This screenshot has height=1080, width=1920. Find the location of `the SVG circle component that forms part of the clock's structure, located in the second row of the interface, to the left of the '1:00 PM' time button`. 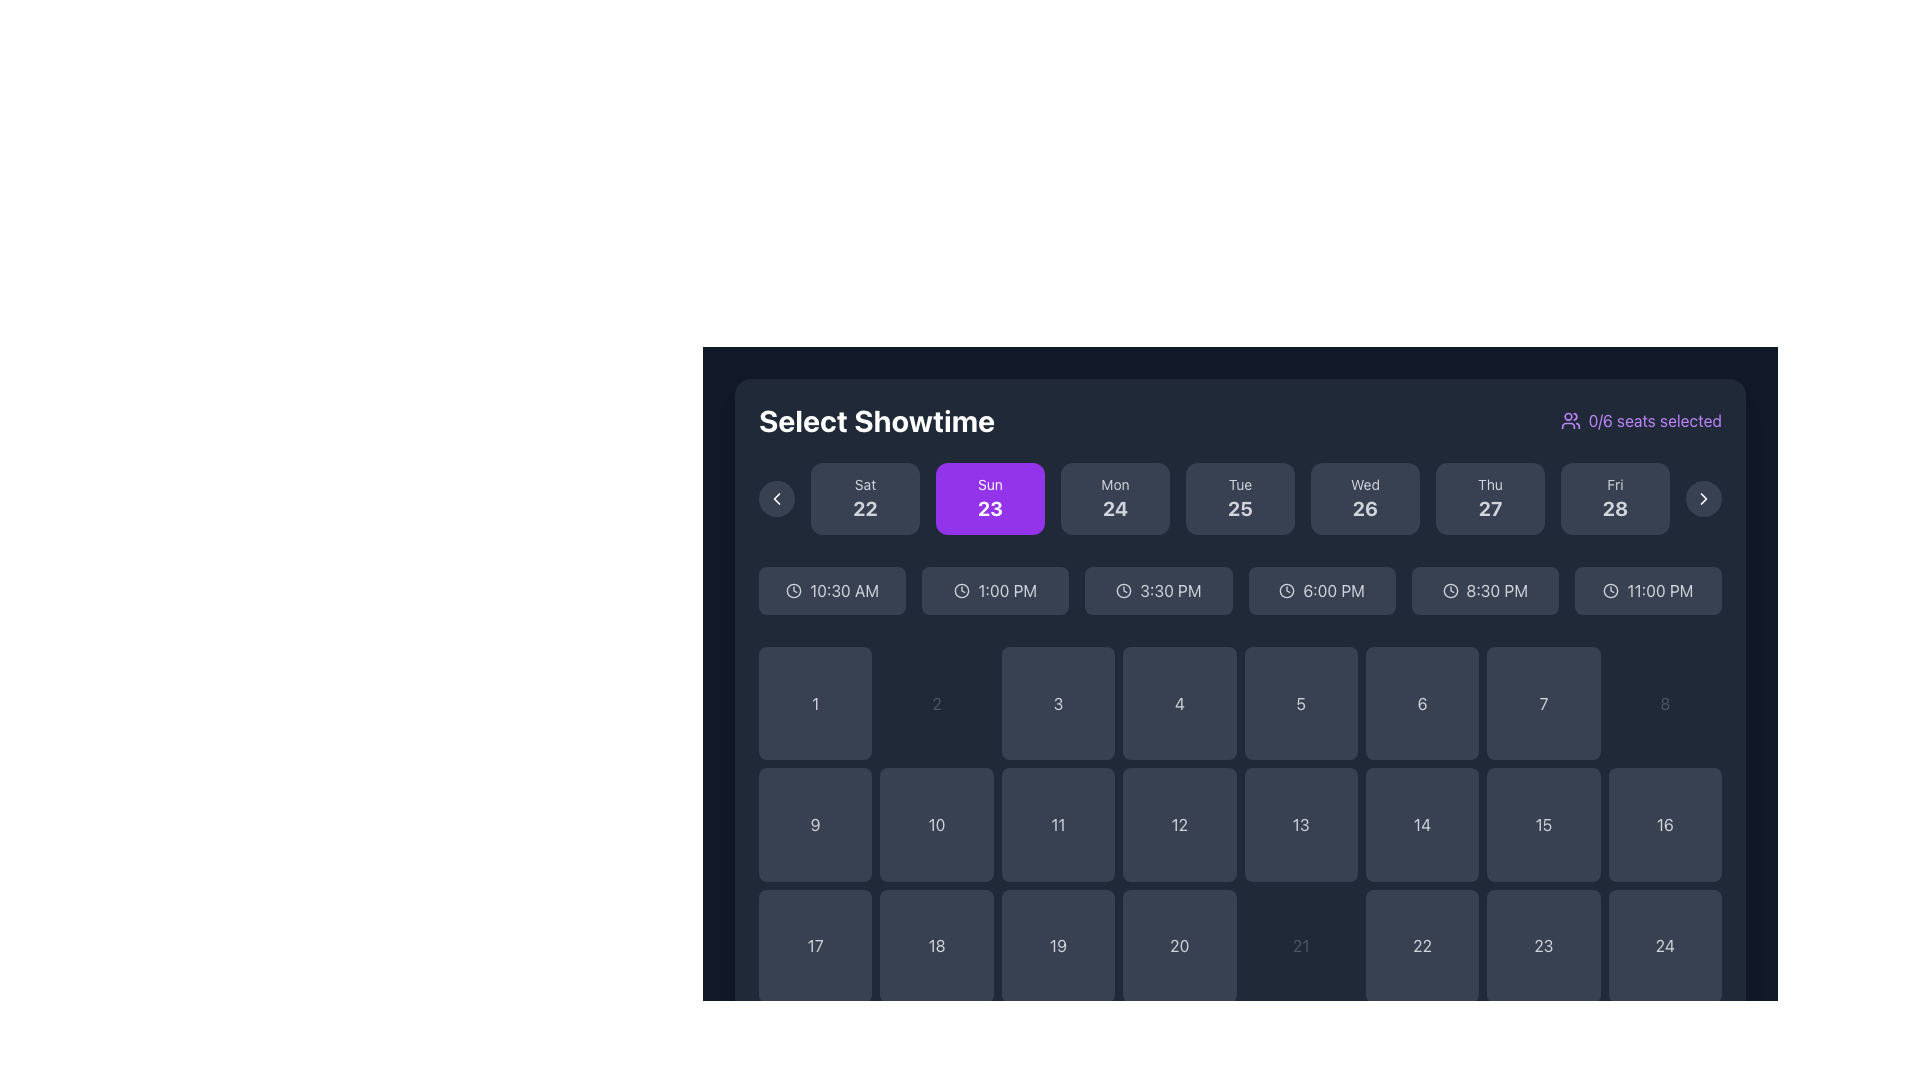

the SVG circle component that forms part of the clock's structure, located in the second row of the interface, to the left of the '1:00 PM' time button is located at coordinates (962, 589).